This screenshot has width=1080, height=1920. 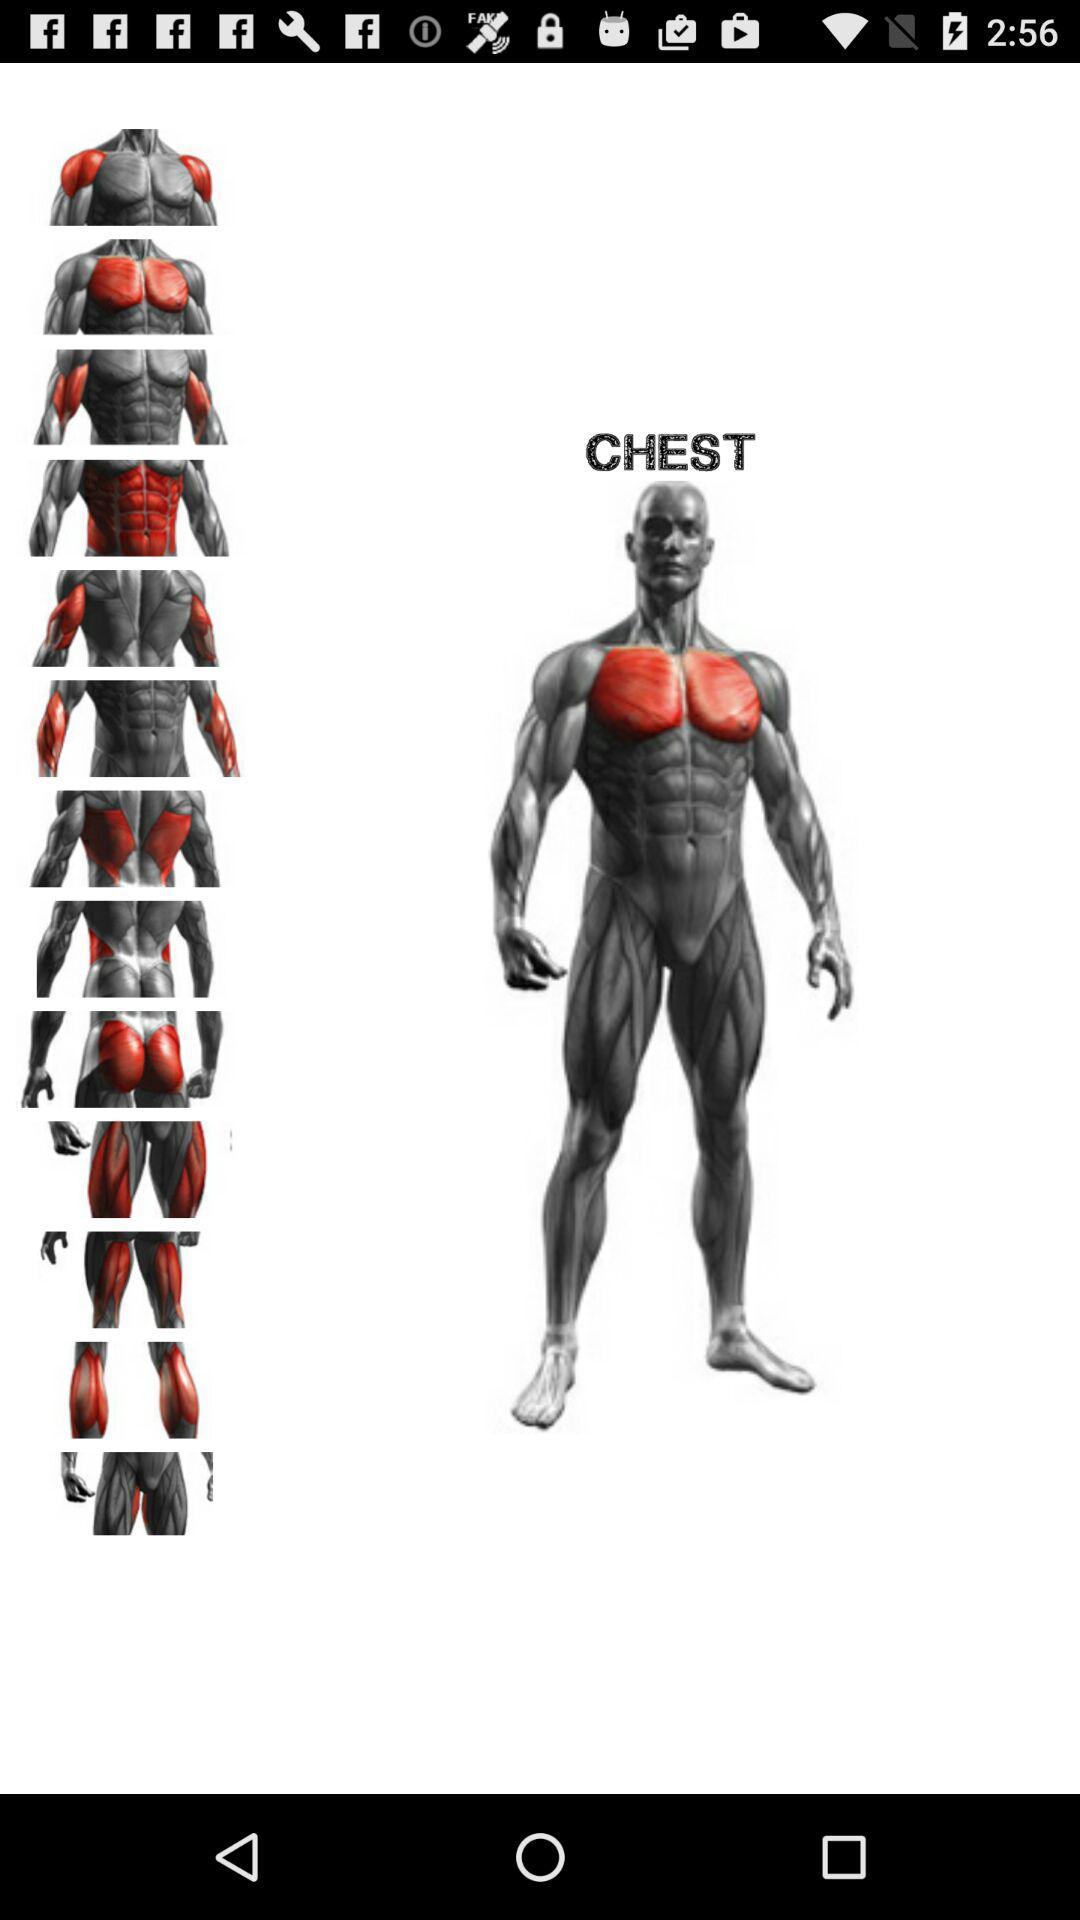 I want to click on the image below text chest, so click(x=671, y=956).